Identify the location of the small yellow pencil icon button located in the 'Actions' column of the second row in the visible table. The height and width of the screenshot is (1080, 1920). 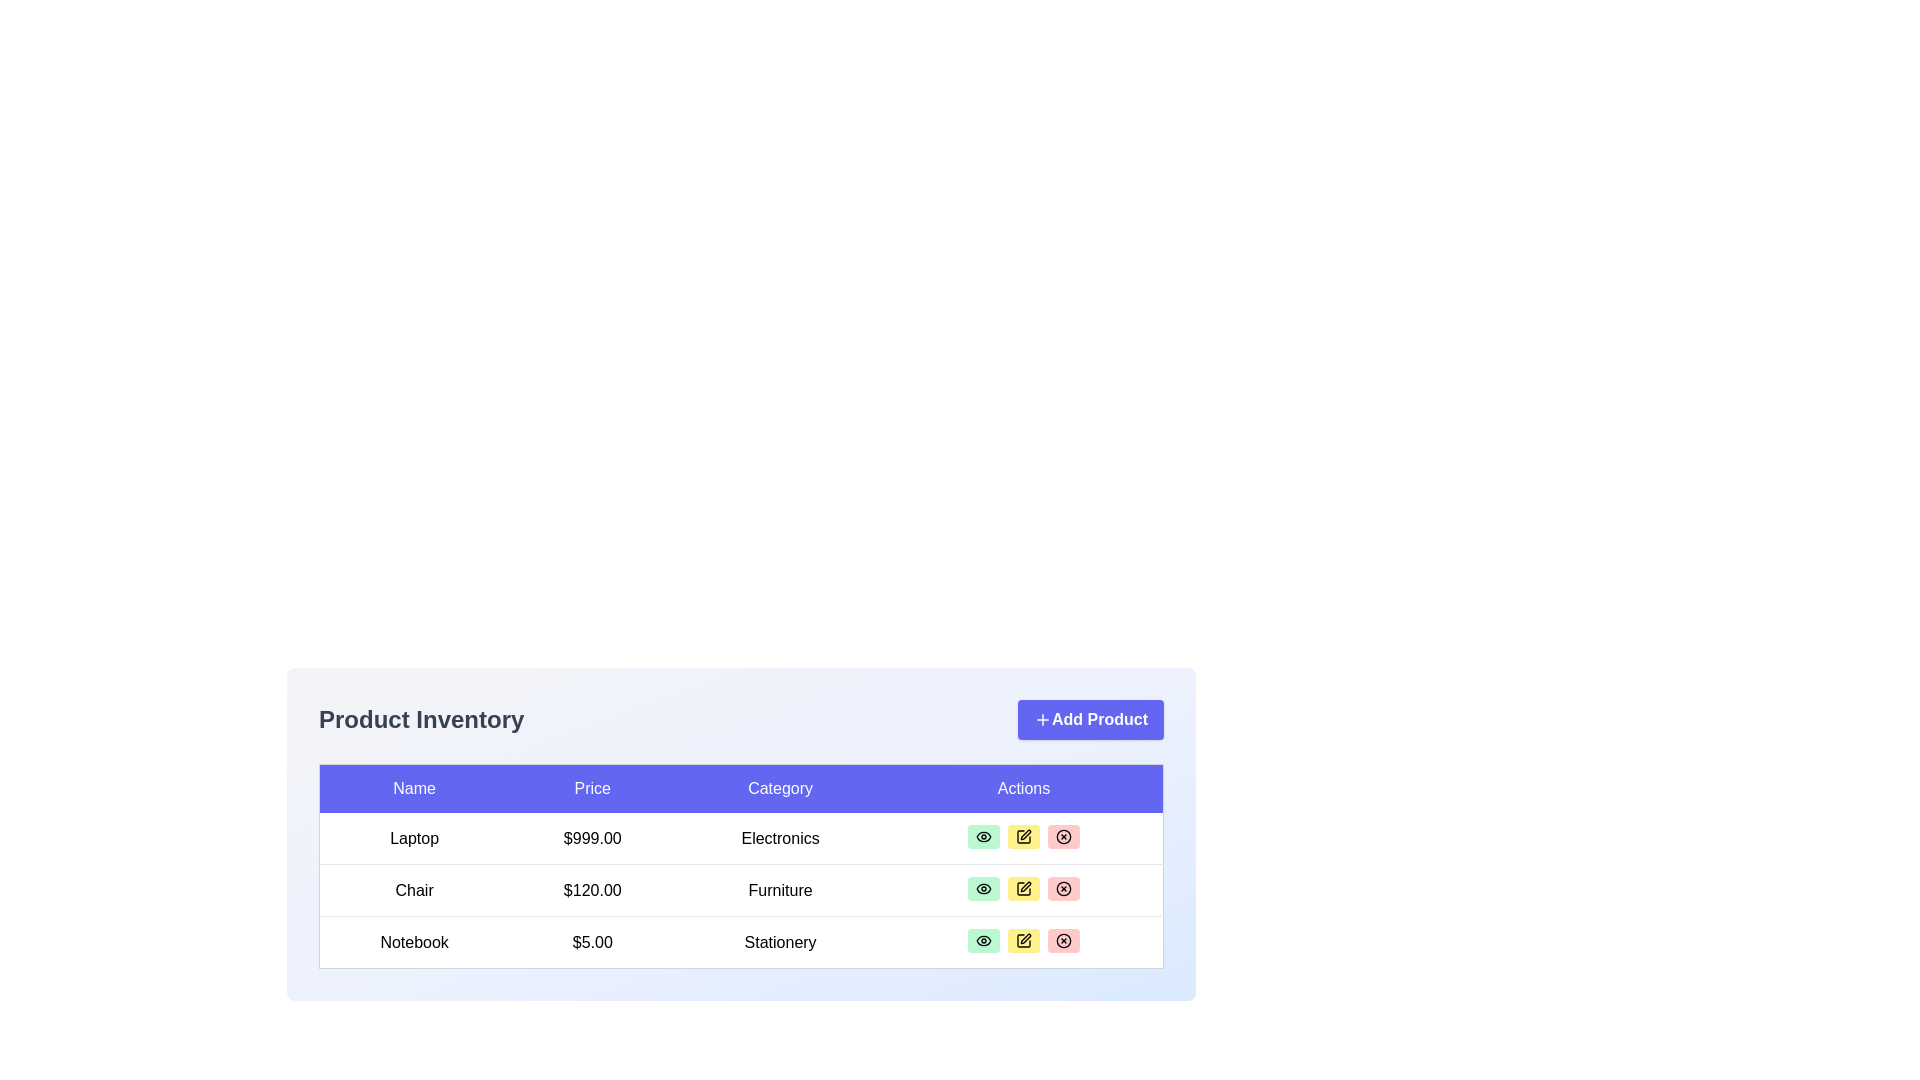
(1023, 887).